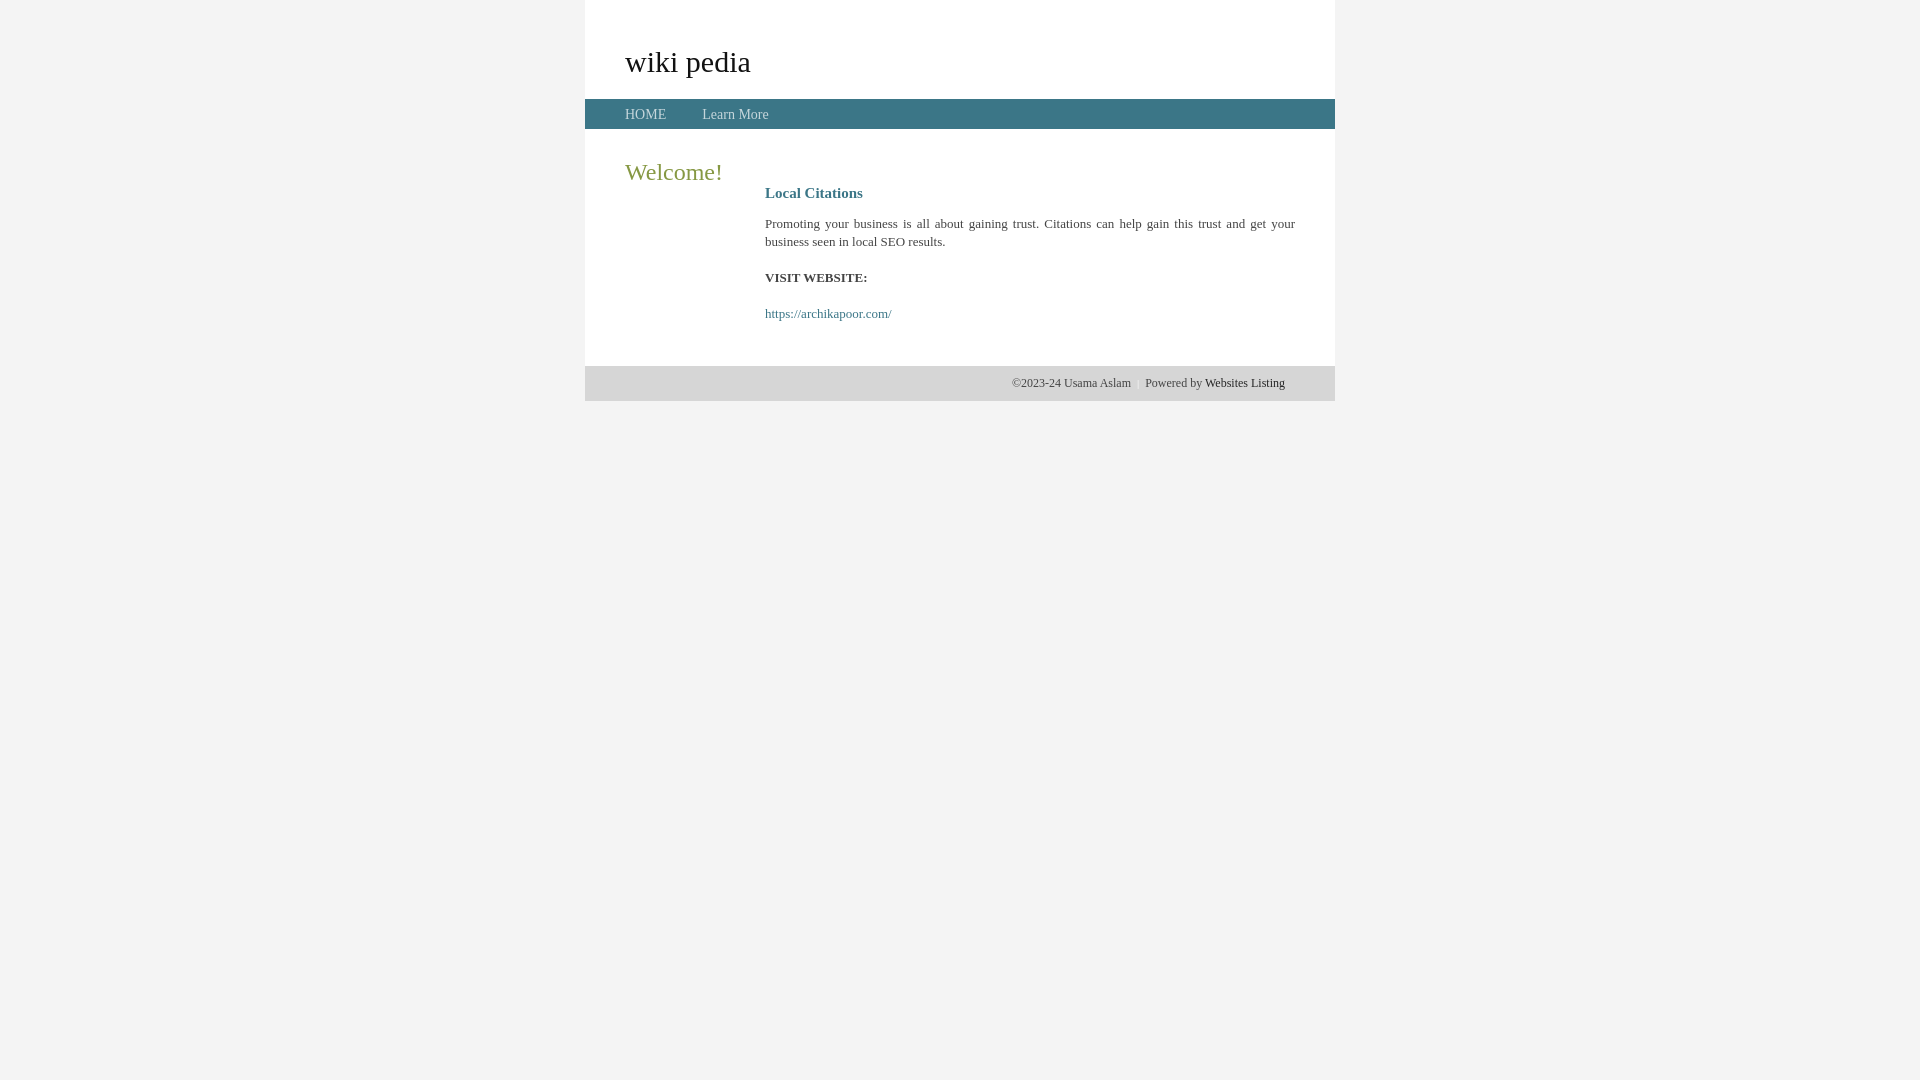 The image size is (1920, 1080). I want to click on 'HOME', so click(645, 114).